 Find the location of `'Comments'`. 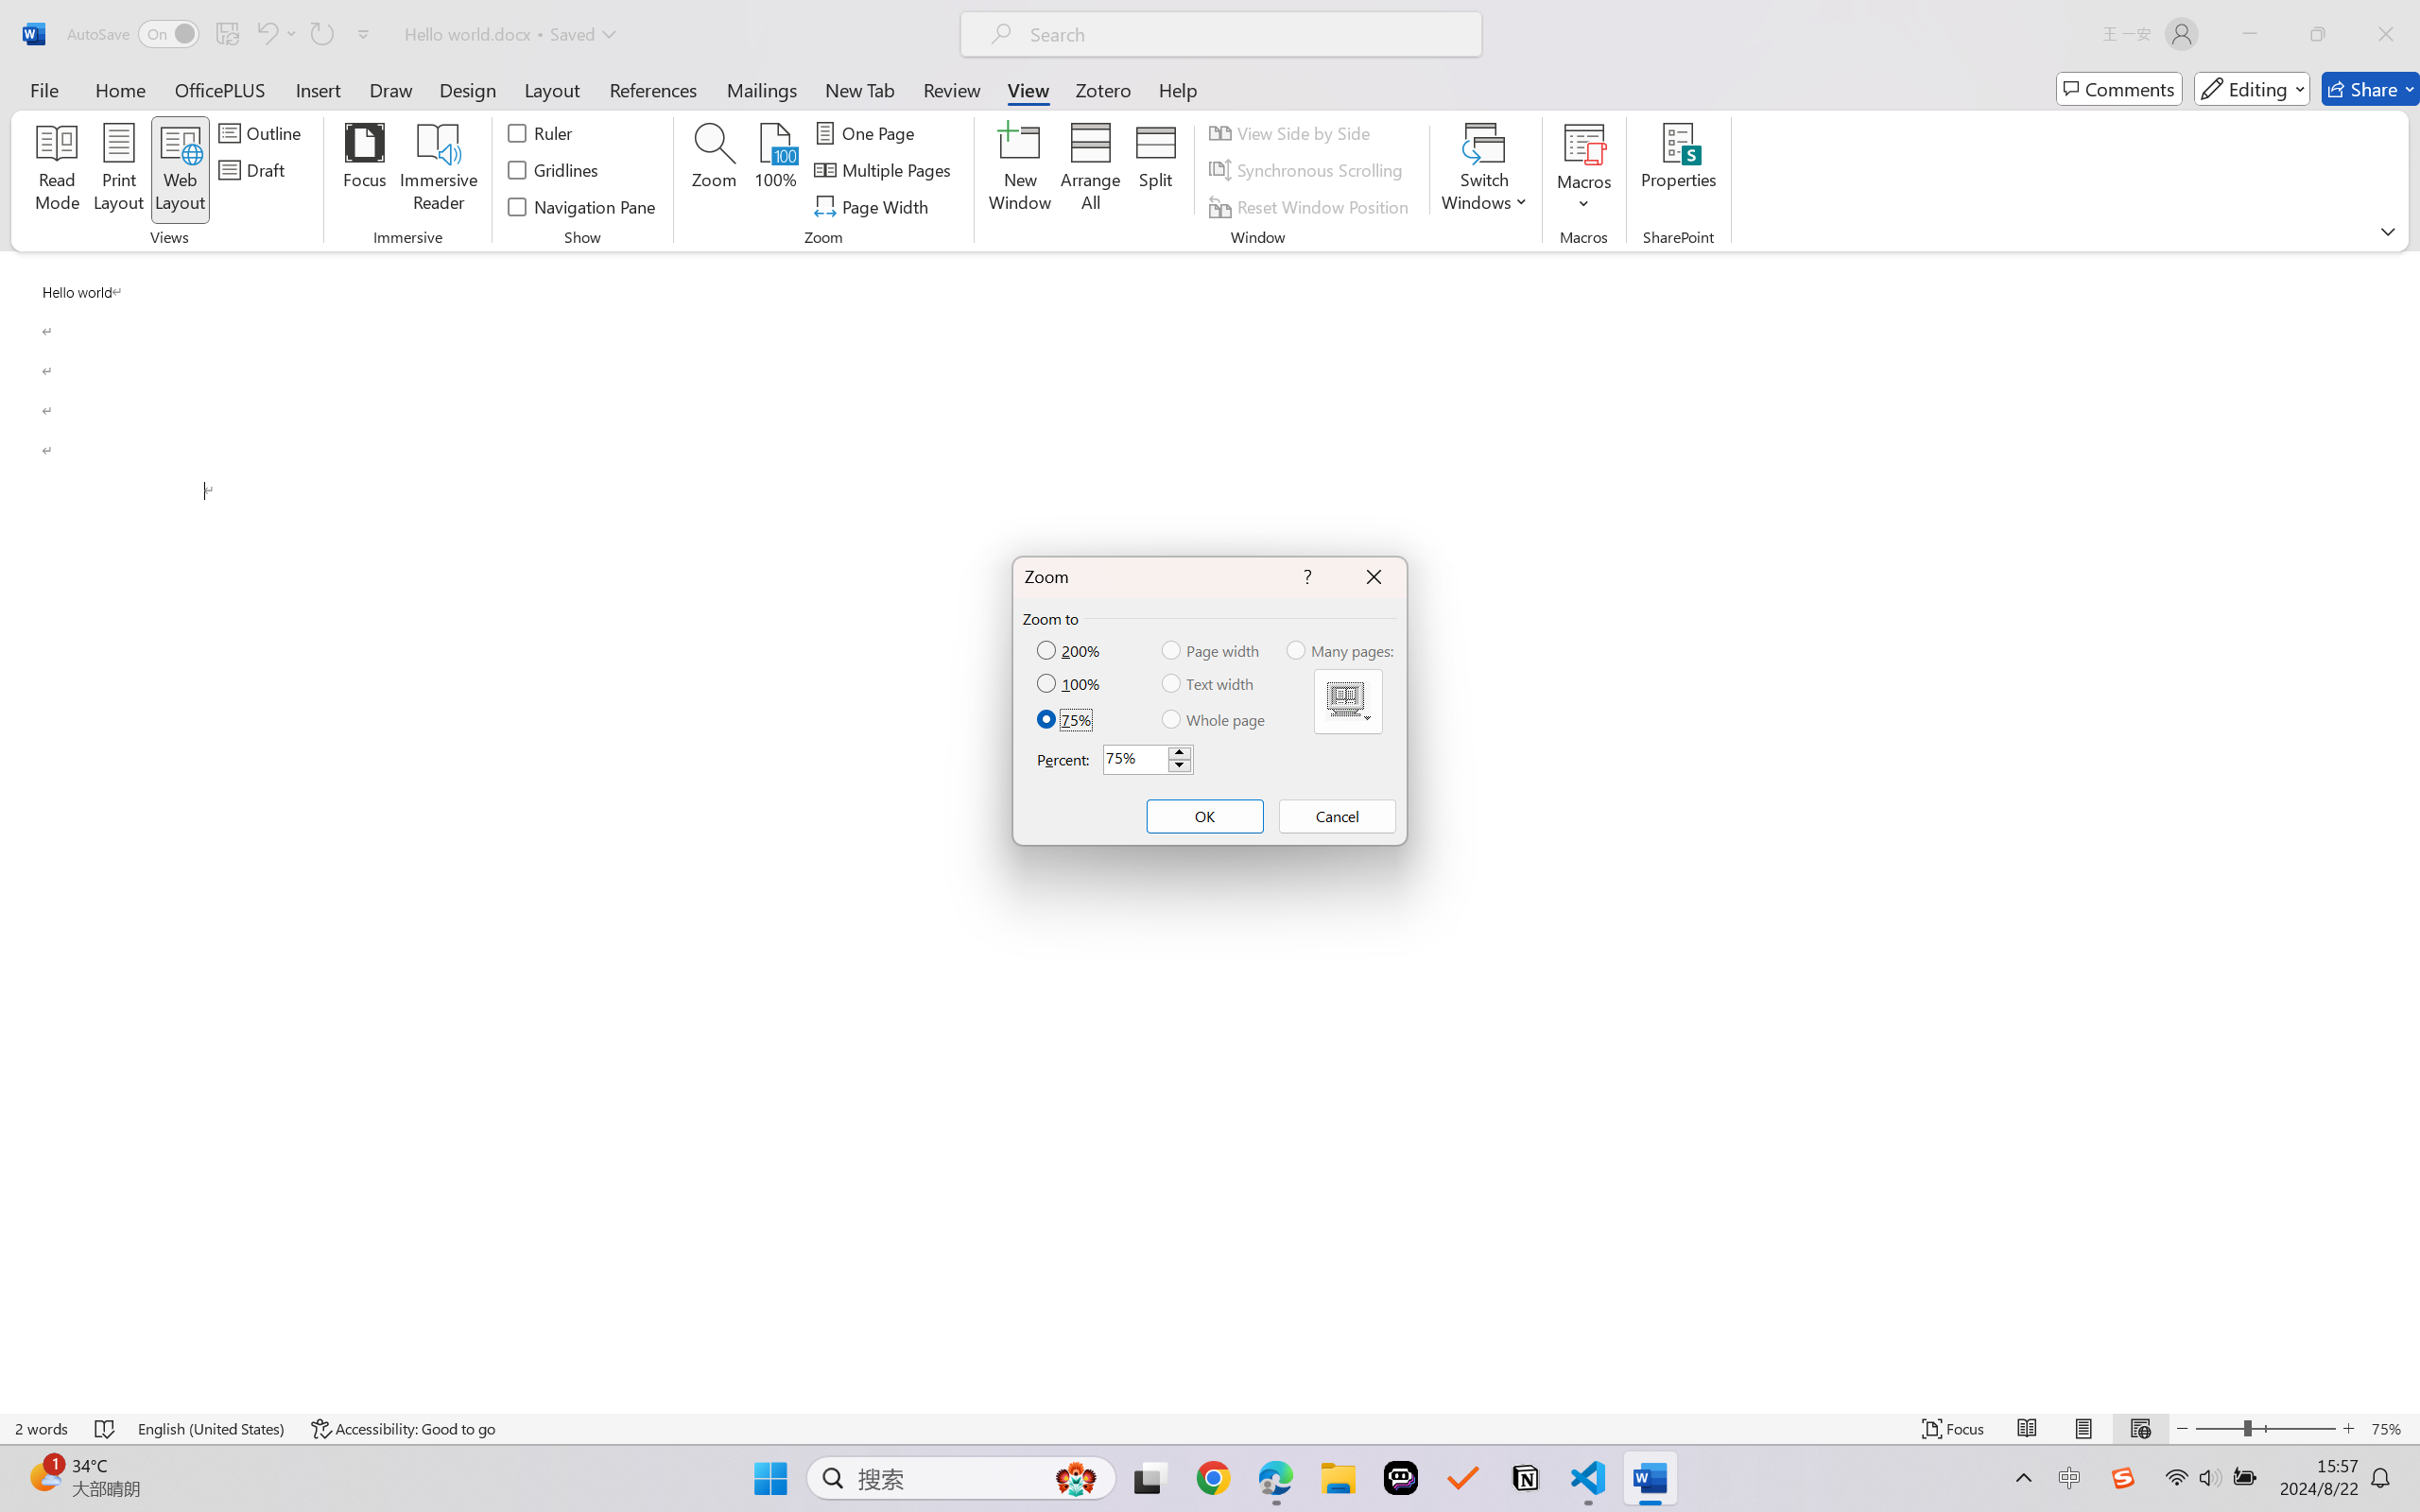

'Comments' is located at coordinates (2118, 88).